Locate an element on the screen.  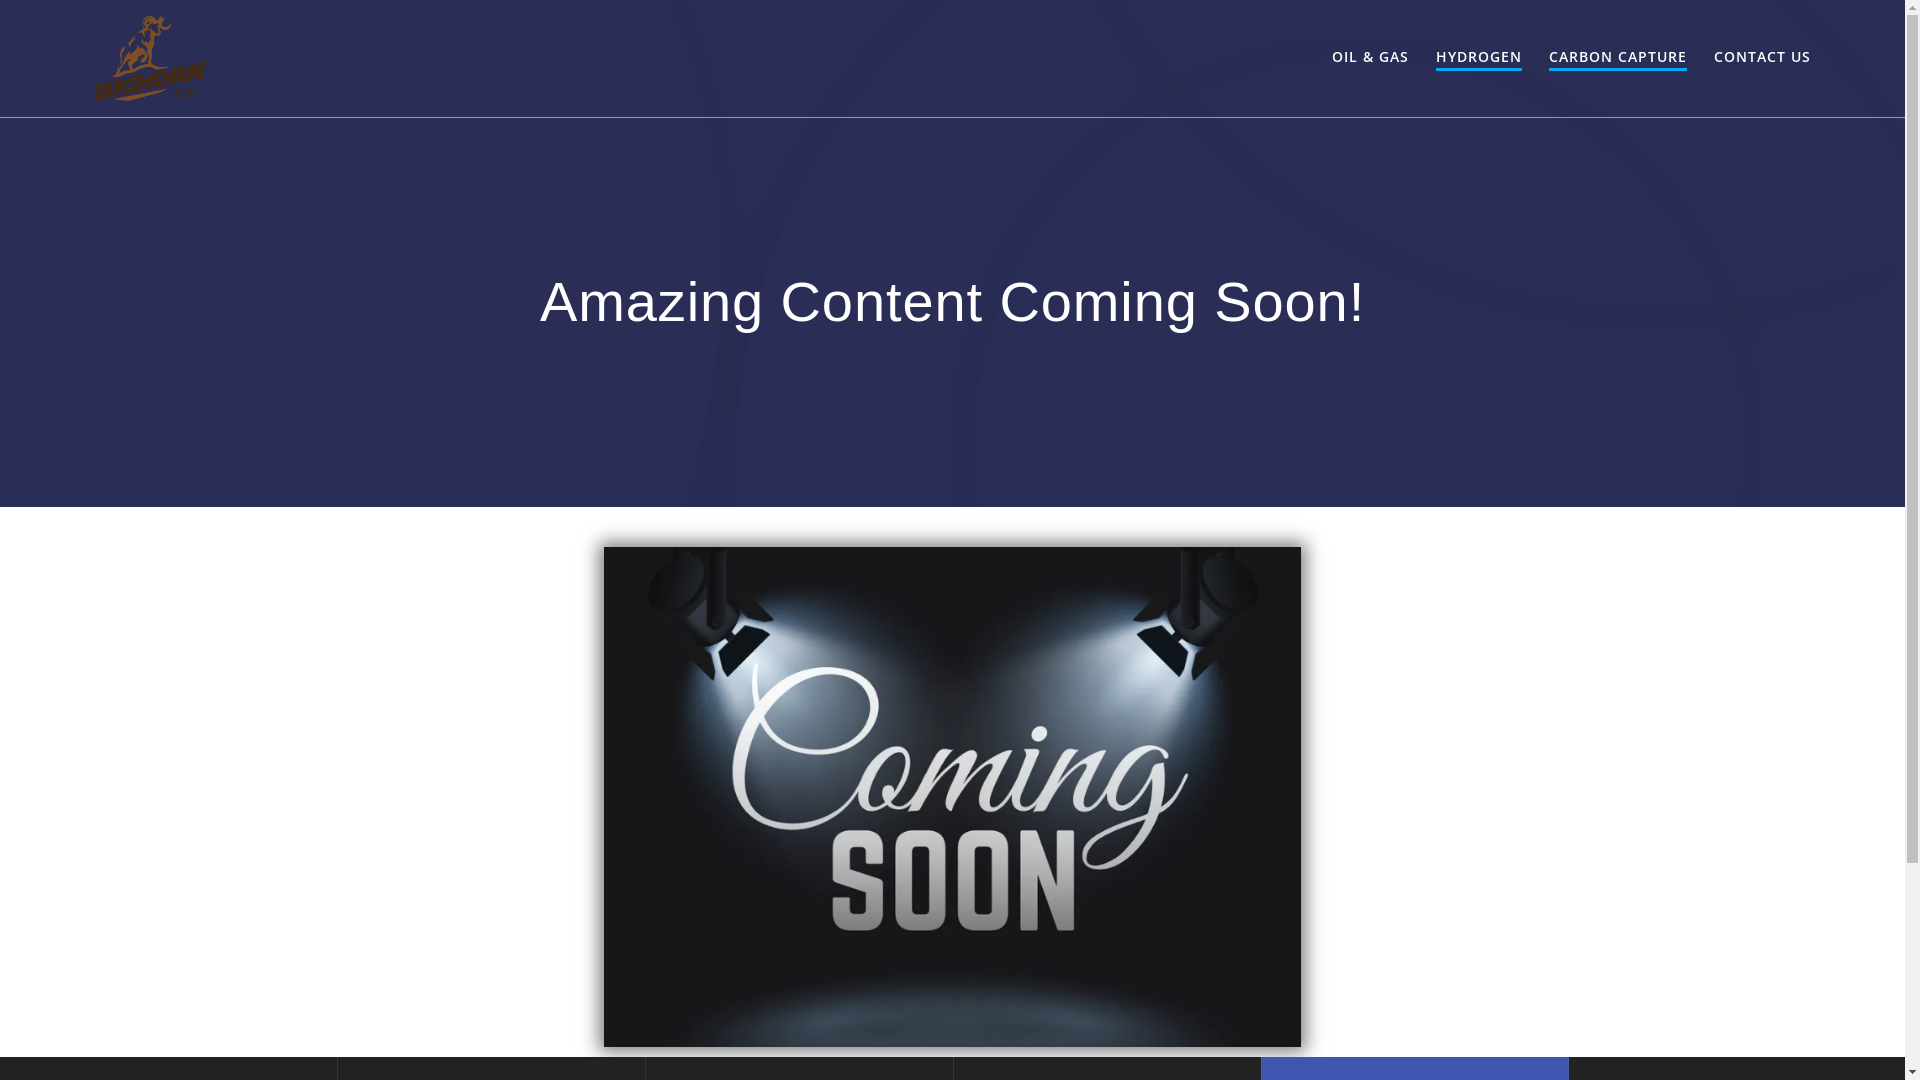
'OIL & GAS' is located at coordinates (1369, 57).